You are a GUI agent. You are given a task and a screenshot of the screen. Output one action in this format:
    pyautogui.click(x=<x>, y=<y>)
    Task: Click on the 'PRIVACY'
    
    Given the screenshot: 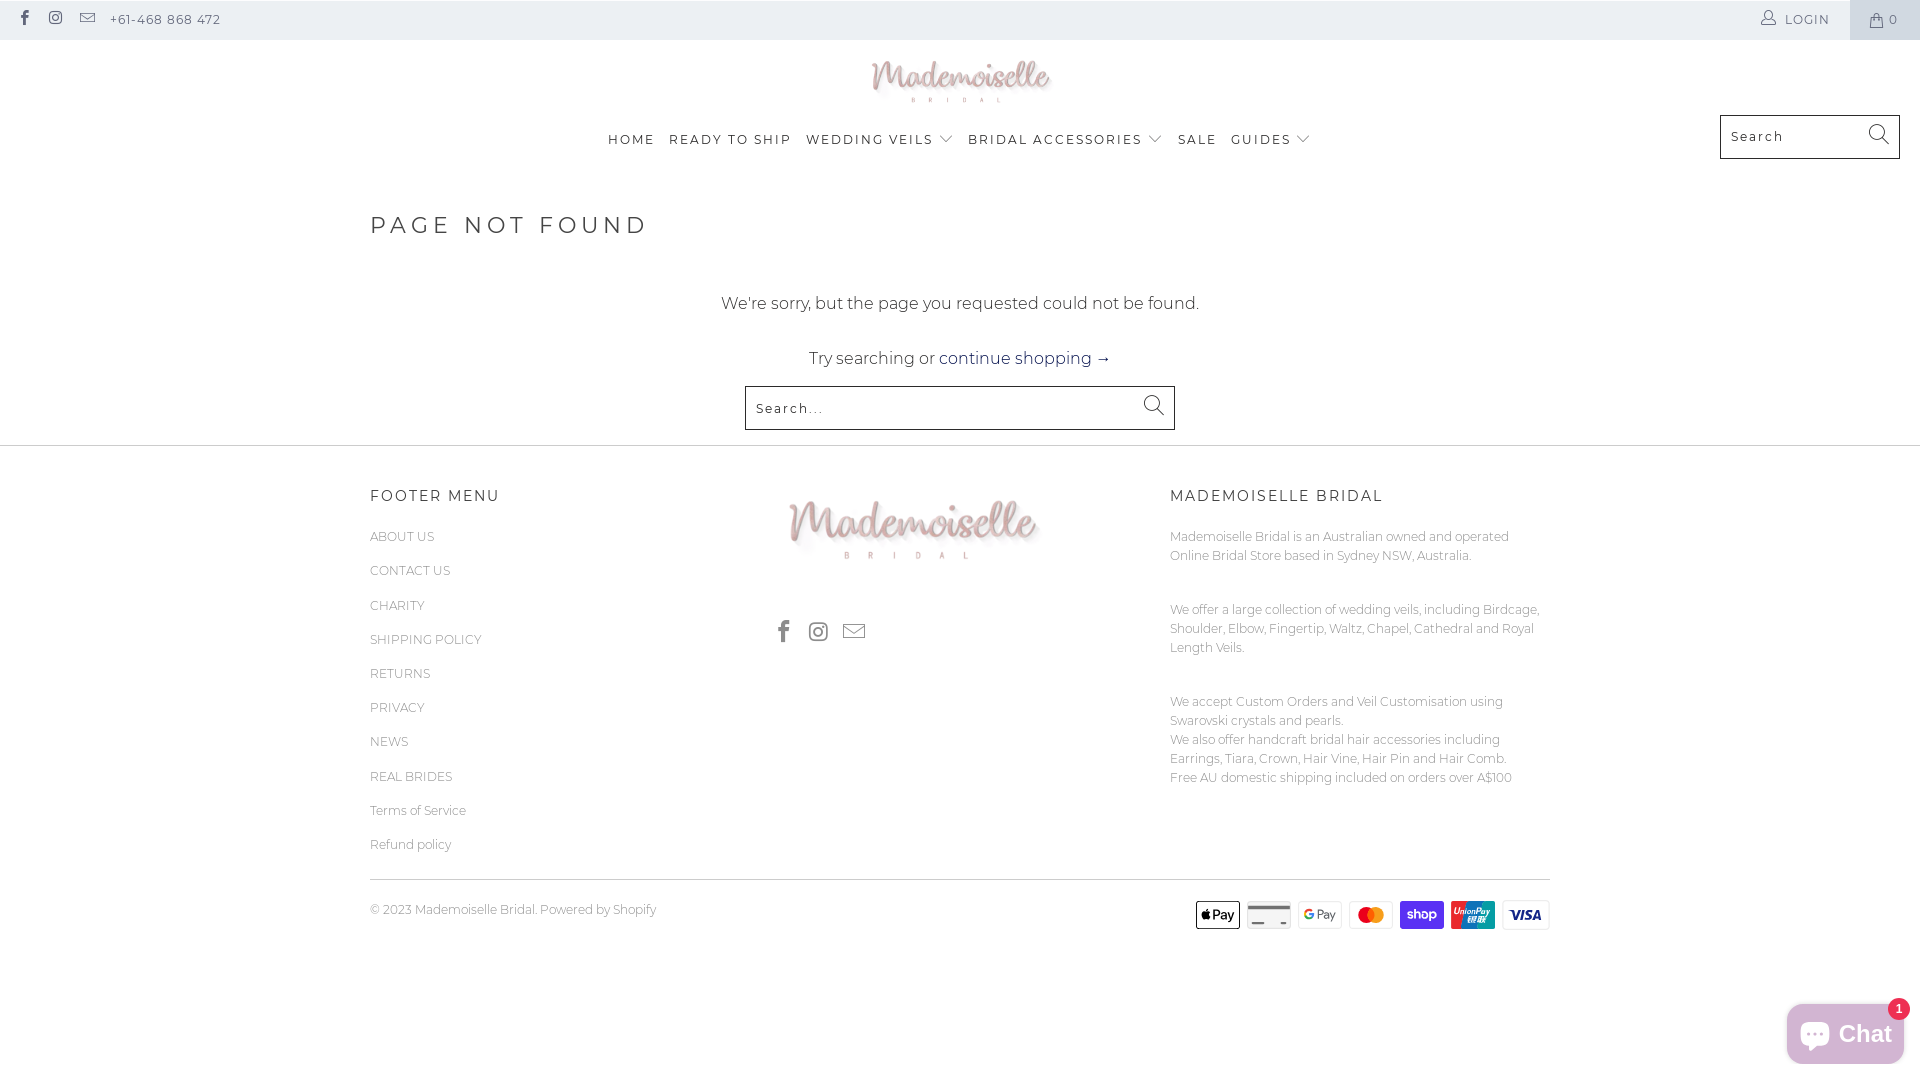 What is the action you would take?
    pyautogui.click(x=369, y=706)
    